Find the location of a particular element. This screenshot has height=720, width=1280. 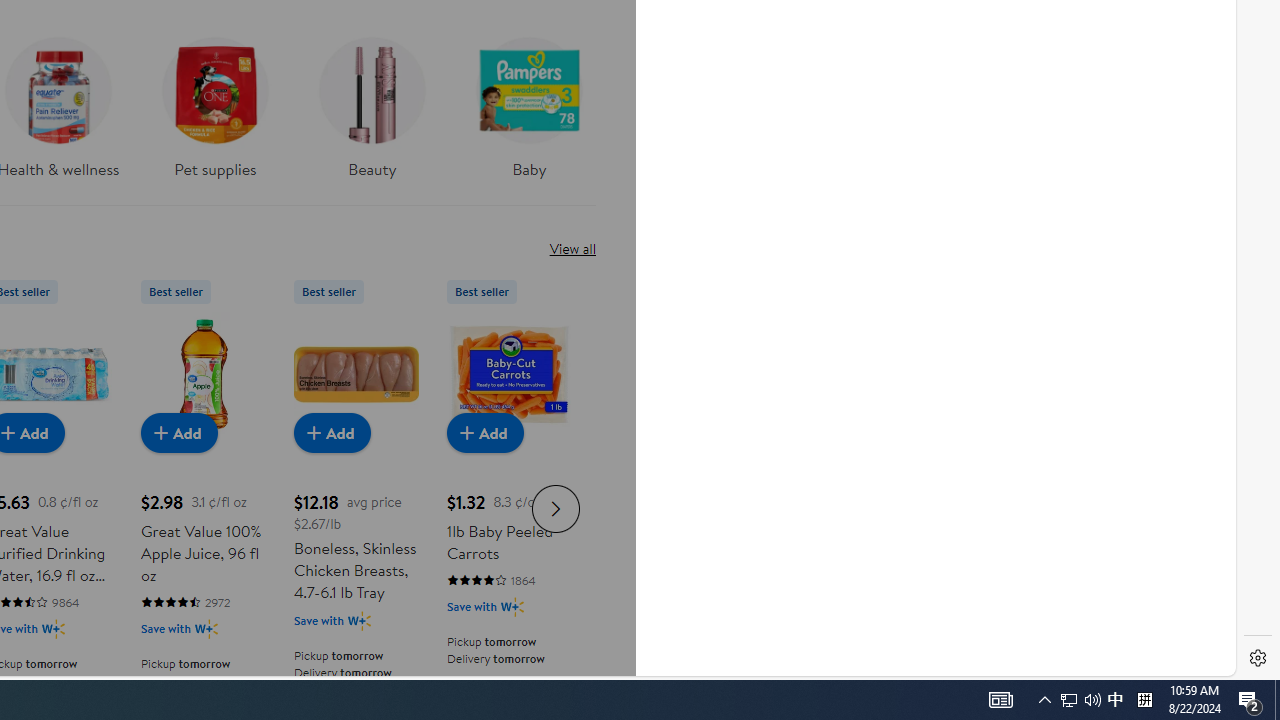

'Beauty' is located at coordinates (371, 101).